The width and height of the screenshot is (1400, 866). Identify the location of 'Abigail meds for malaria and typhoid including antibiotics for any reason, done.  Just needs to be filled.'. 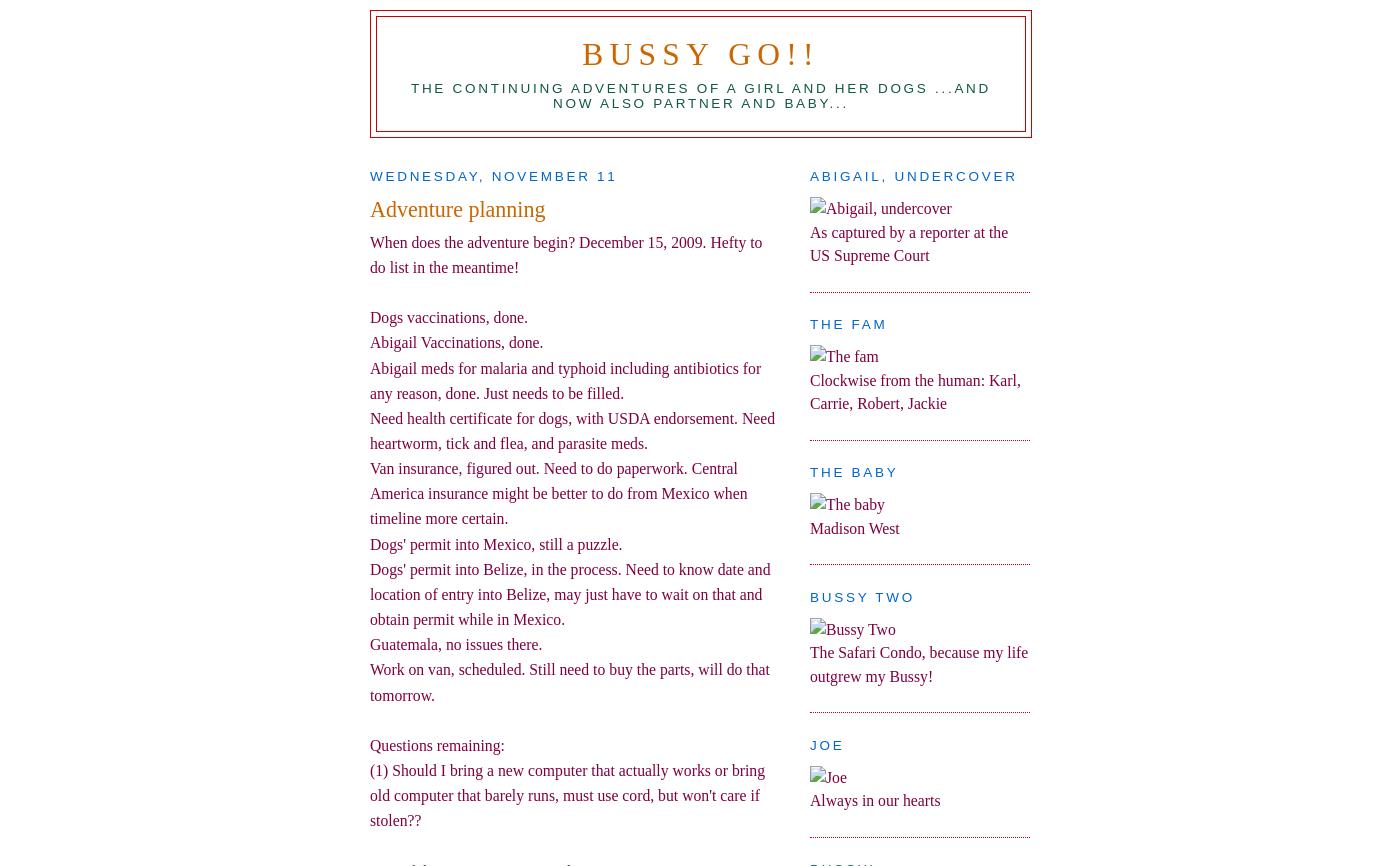
(370, 379).